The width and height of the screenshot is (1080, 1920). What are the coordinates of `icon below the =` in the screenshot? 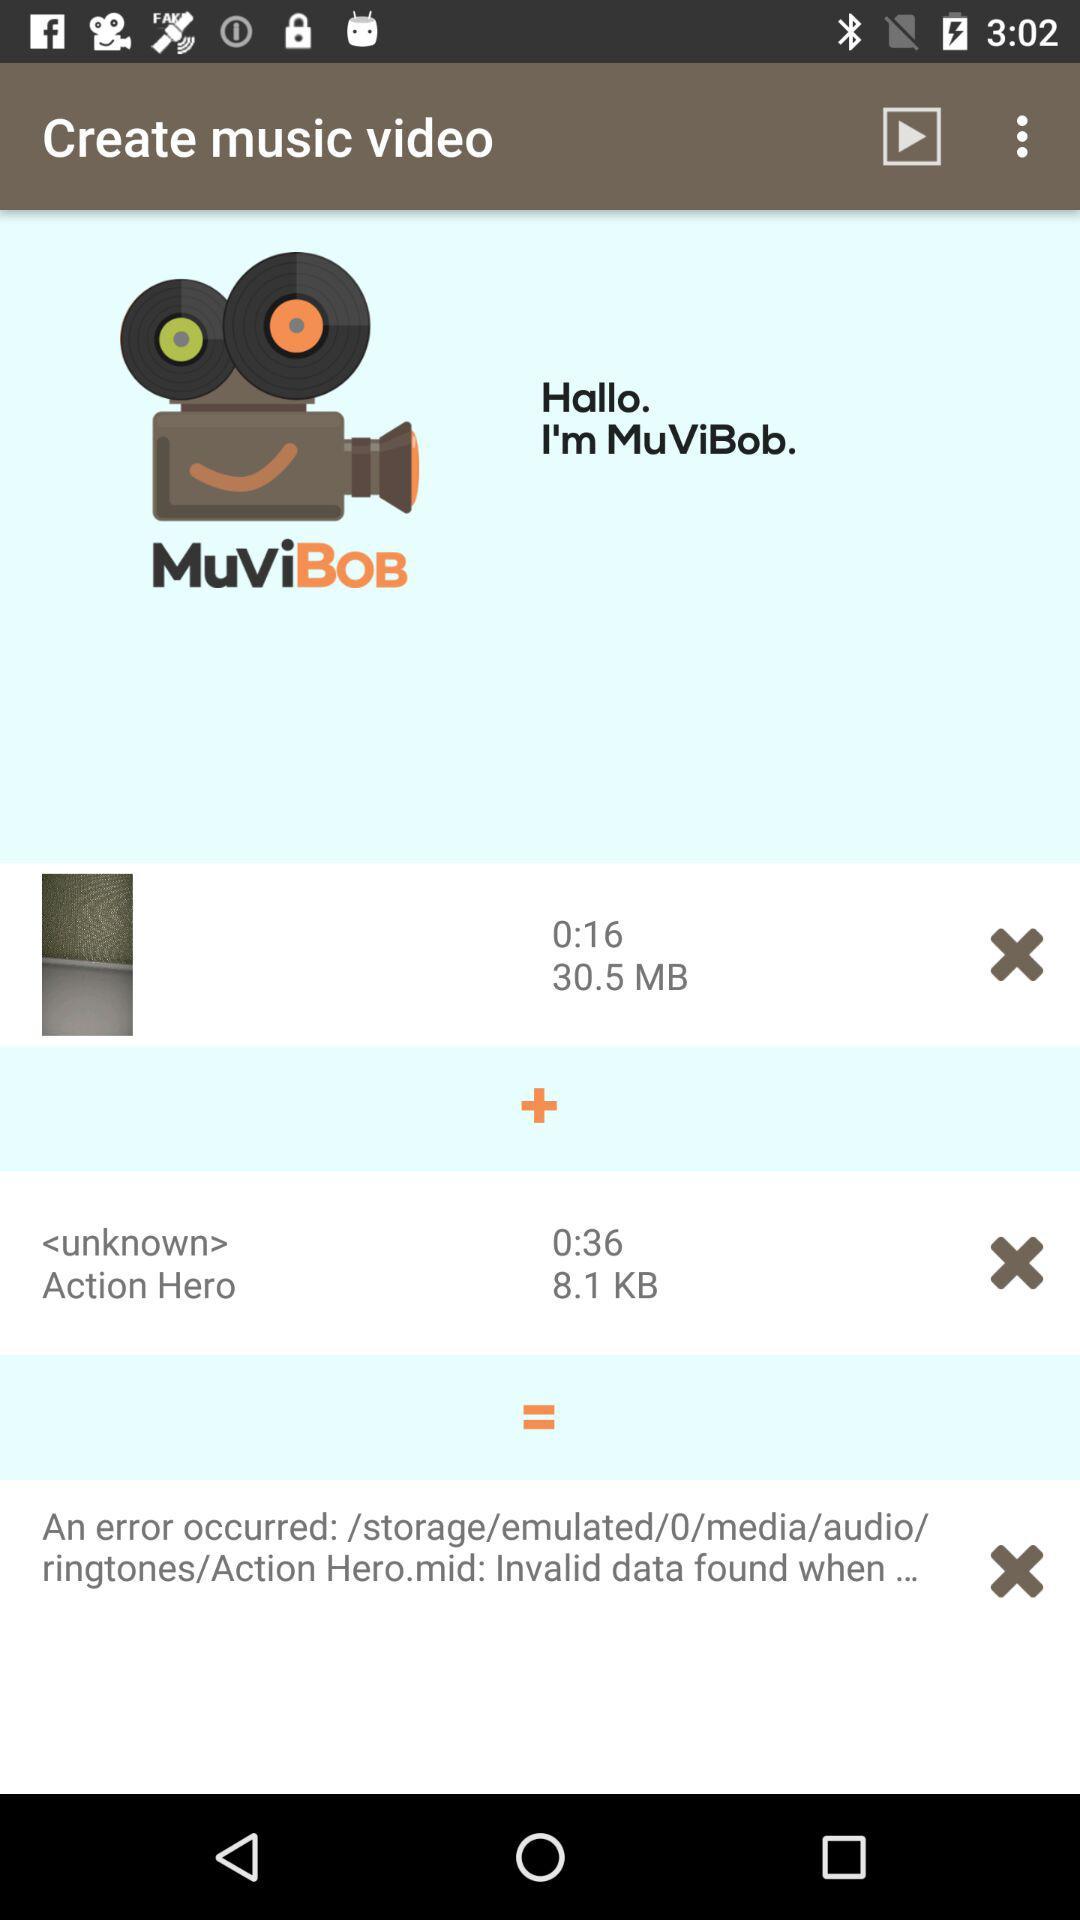 It's located at (1017, 1570).